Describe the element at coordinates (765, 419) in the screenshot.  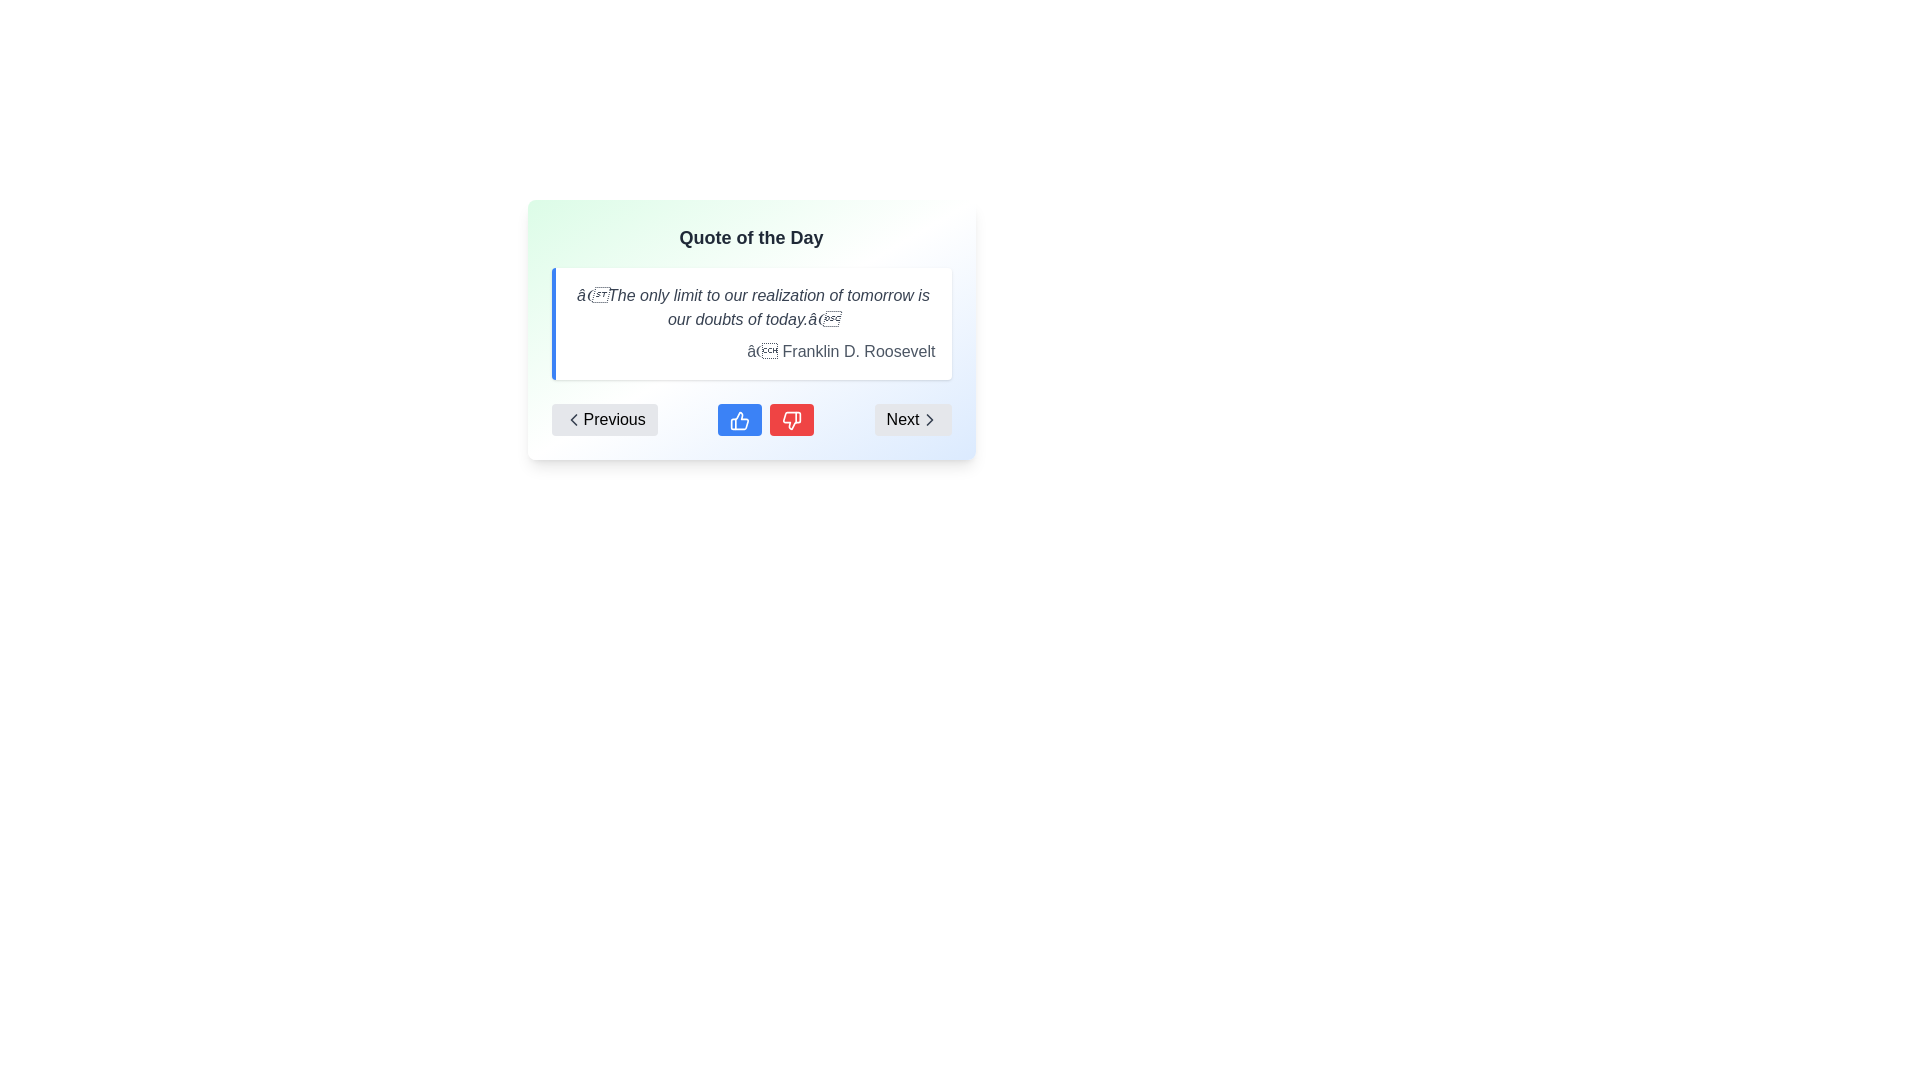
I see `the blue thumbs-up button to upvote, which is part of a voting component located centrally below the quote section and between 'Previous' and 'Next' navigation buttons` at that location.